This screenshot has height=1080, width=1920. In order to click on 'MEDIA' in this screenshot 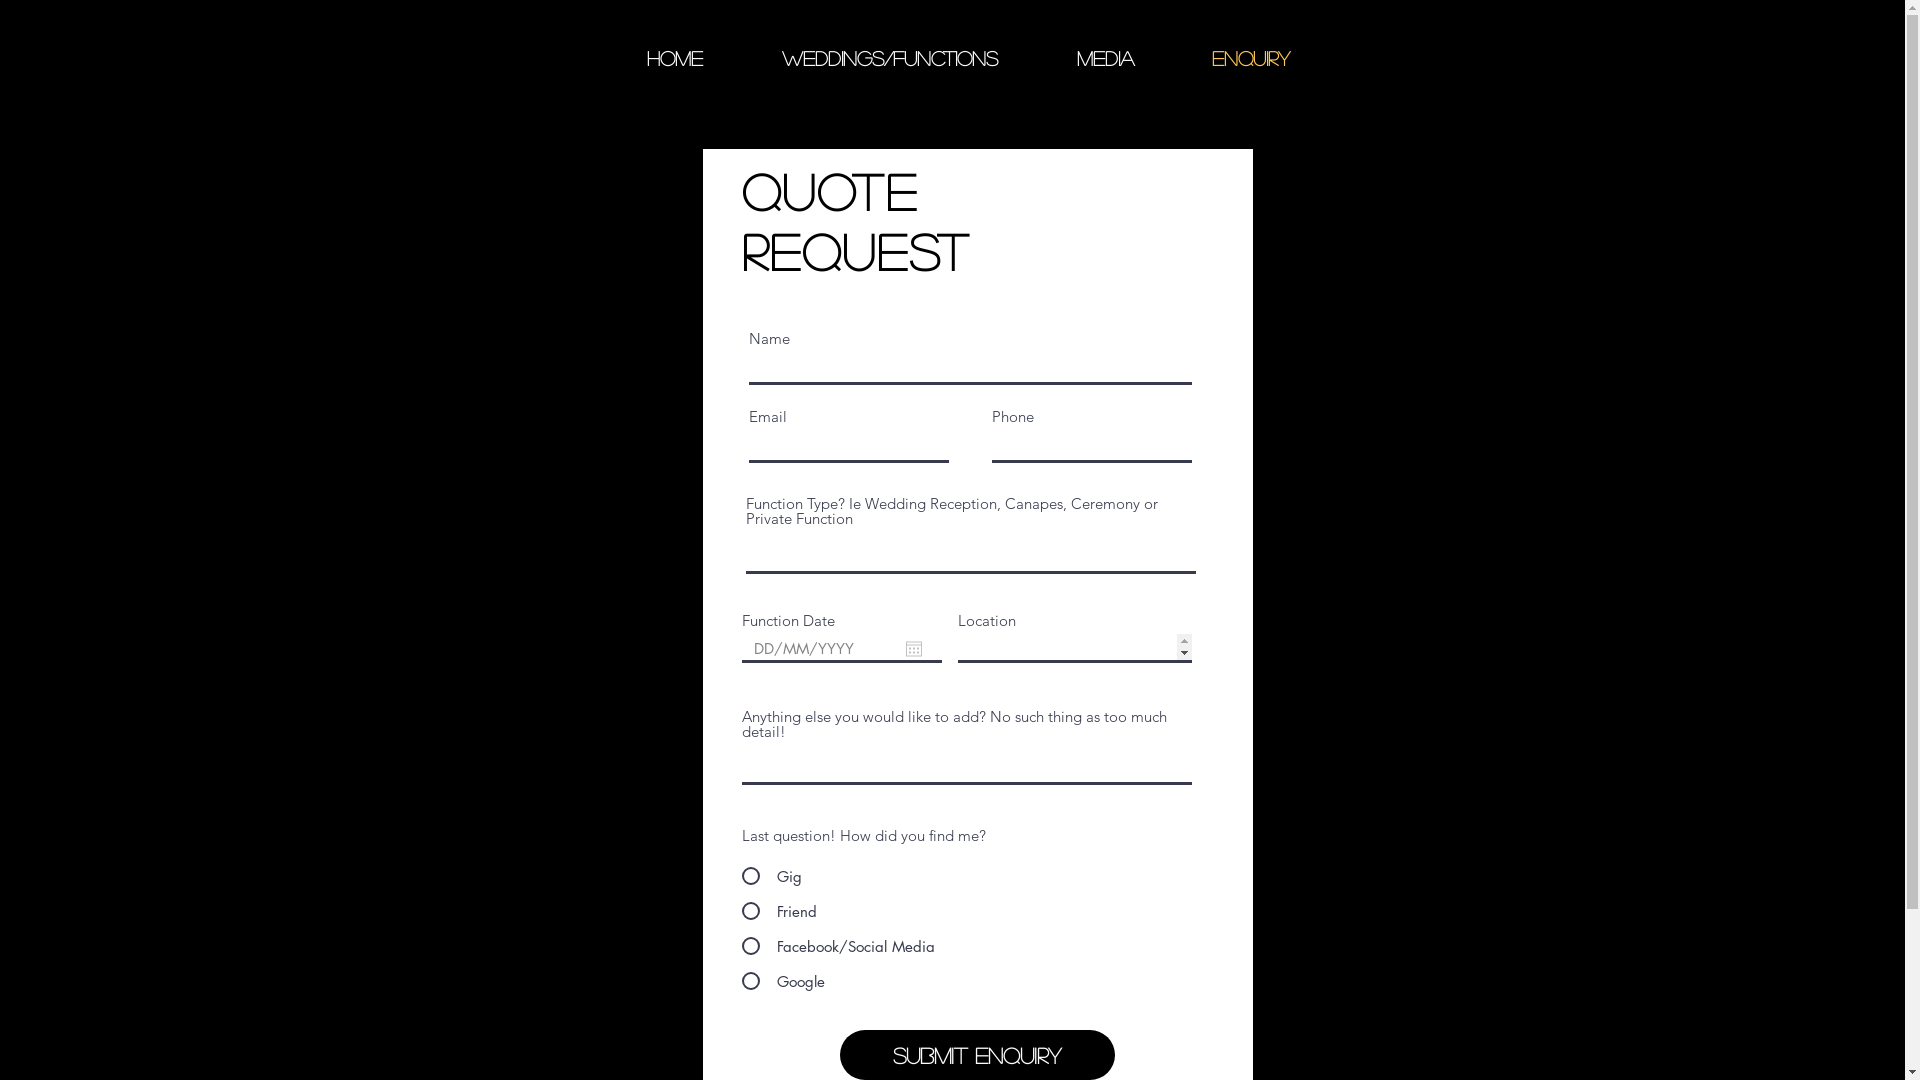, I will do `click(1037, 56)`.